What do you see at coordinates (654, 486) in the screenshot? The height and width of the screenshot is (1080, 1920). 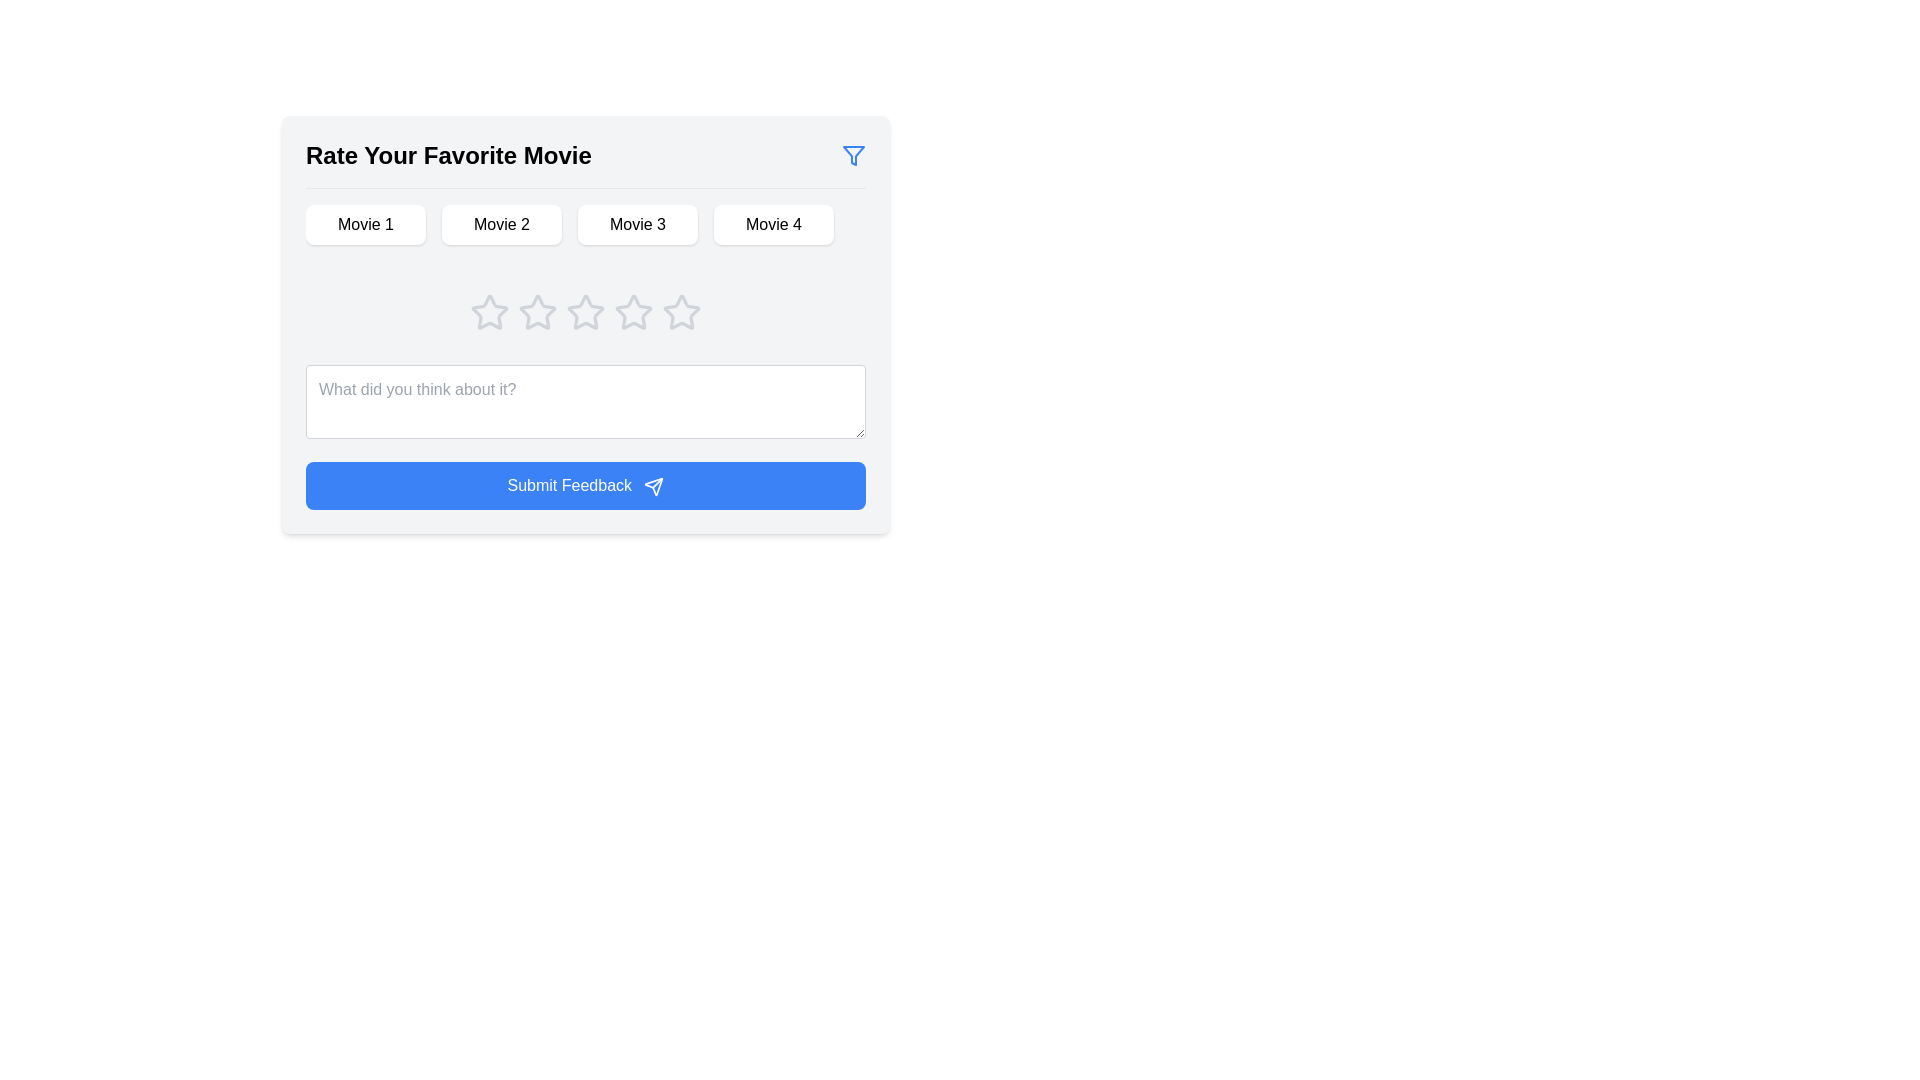 I see `the Send symbol icon, which resembles a paper airplane with a white stroke on a blue background, located at the far right end of the 'Submit Feedback' button` at bounding box center [654, 486].